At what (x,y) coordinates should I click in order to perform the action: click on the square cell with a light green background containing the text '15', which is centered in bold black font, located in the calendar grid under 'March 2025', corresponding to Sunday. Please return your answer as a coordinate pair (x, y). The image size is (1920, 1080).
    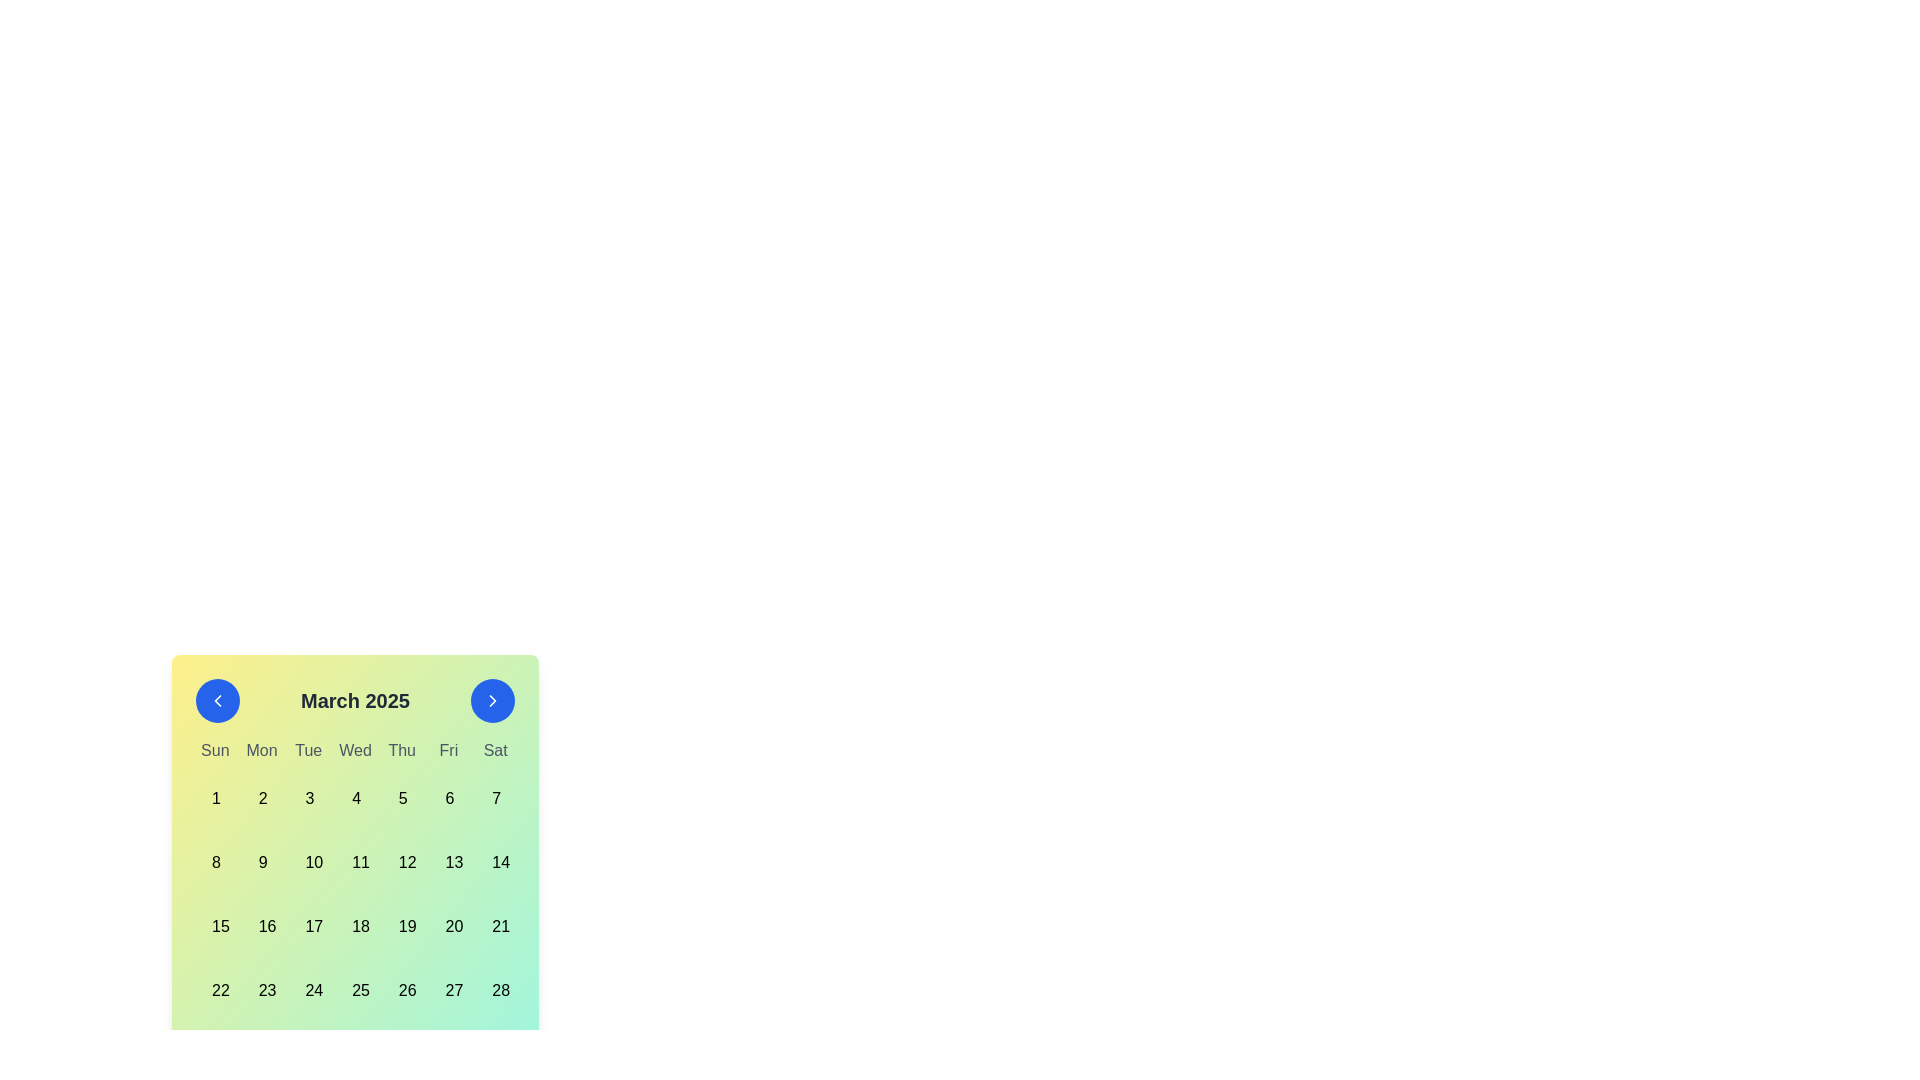
    Looking at the image, I should click on (215, 926).